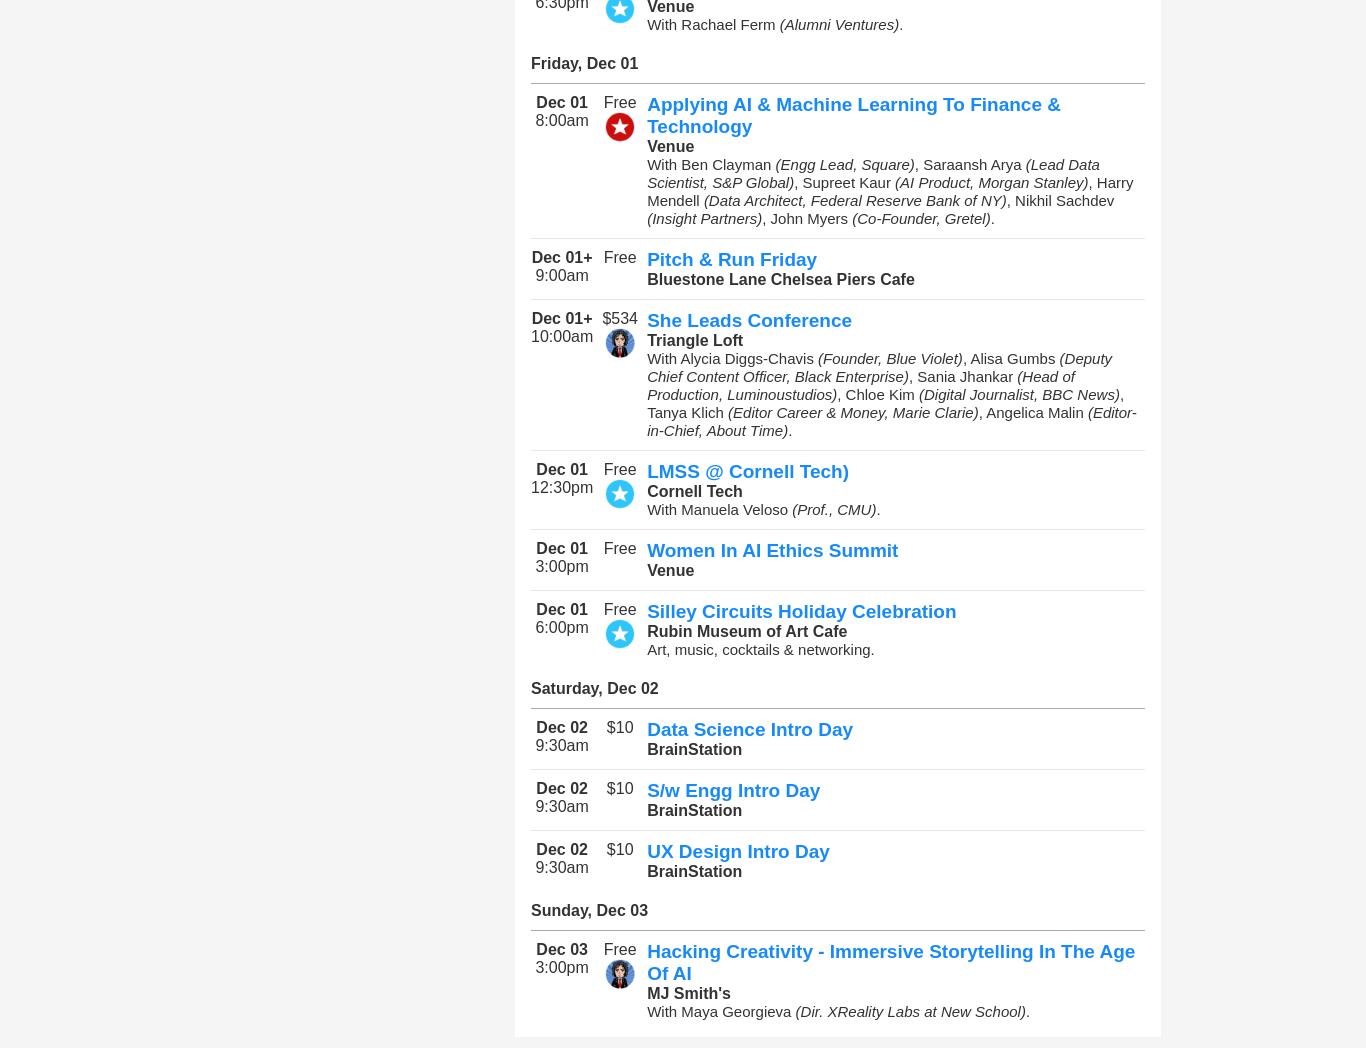 The height and width of the screenshot is (1048, 1366). Describe the element at coordinates (713, 23) in the screenshot. I see `'With Rachael Ferm'` at that location.